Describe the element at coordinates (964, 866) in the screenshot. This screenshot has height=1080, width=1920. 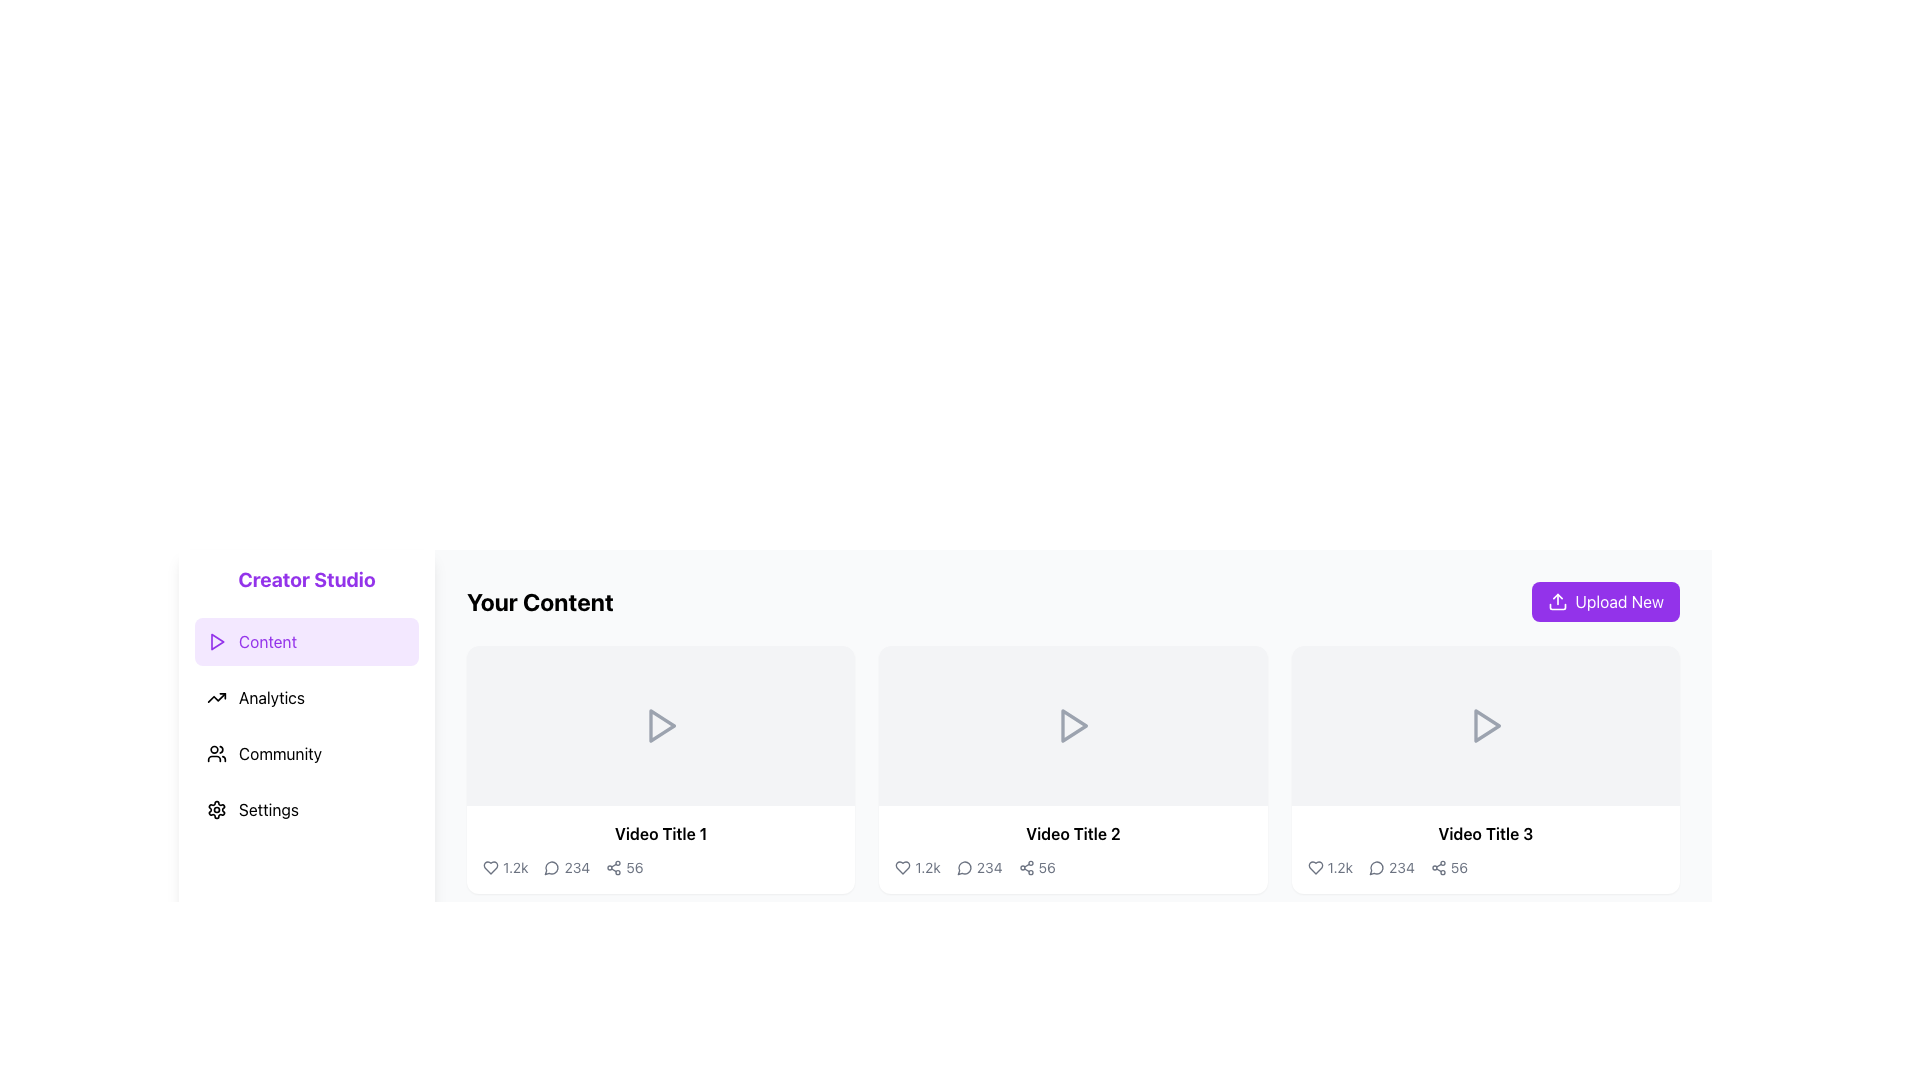
I see `the chat or message circle icon that is outlined with a triangular tail pointing left, located immediately to the left of the number '234' in the second video block below 'Video Title 2'` at that location.